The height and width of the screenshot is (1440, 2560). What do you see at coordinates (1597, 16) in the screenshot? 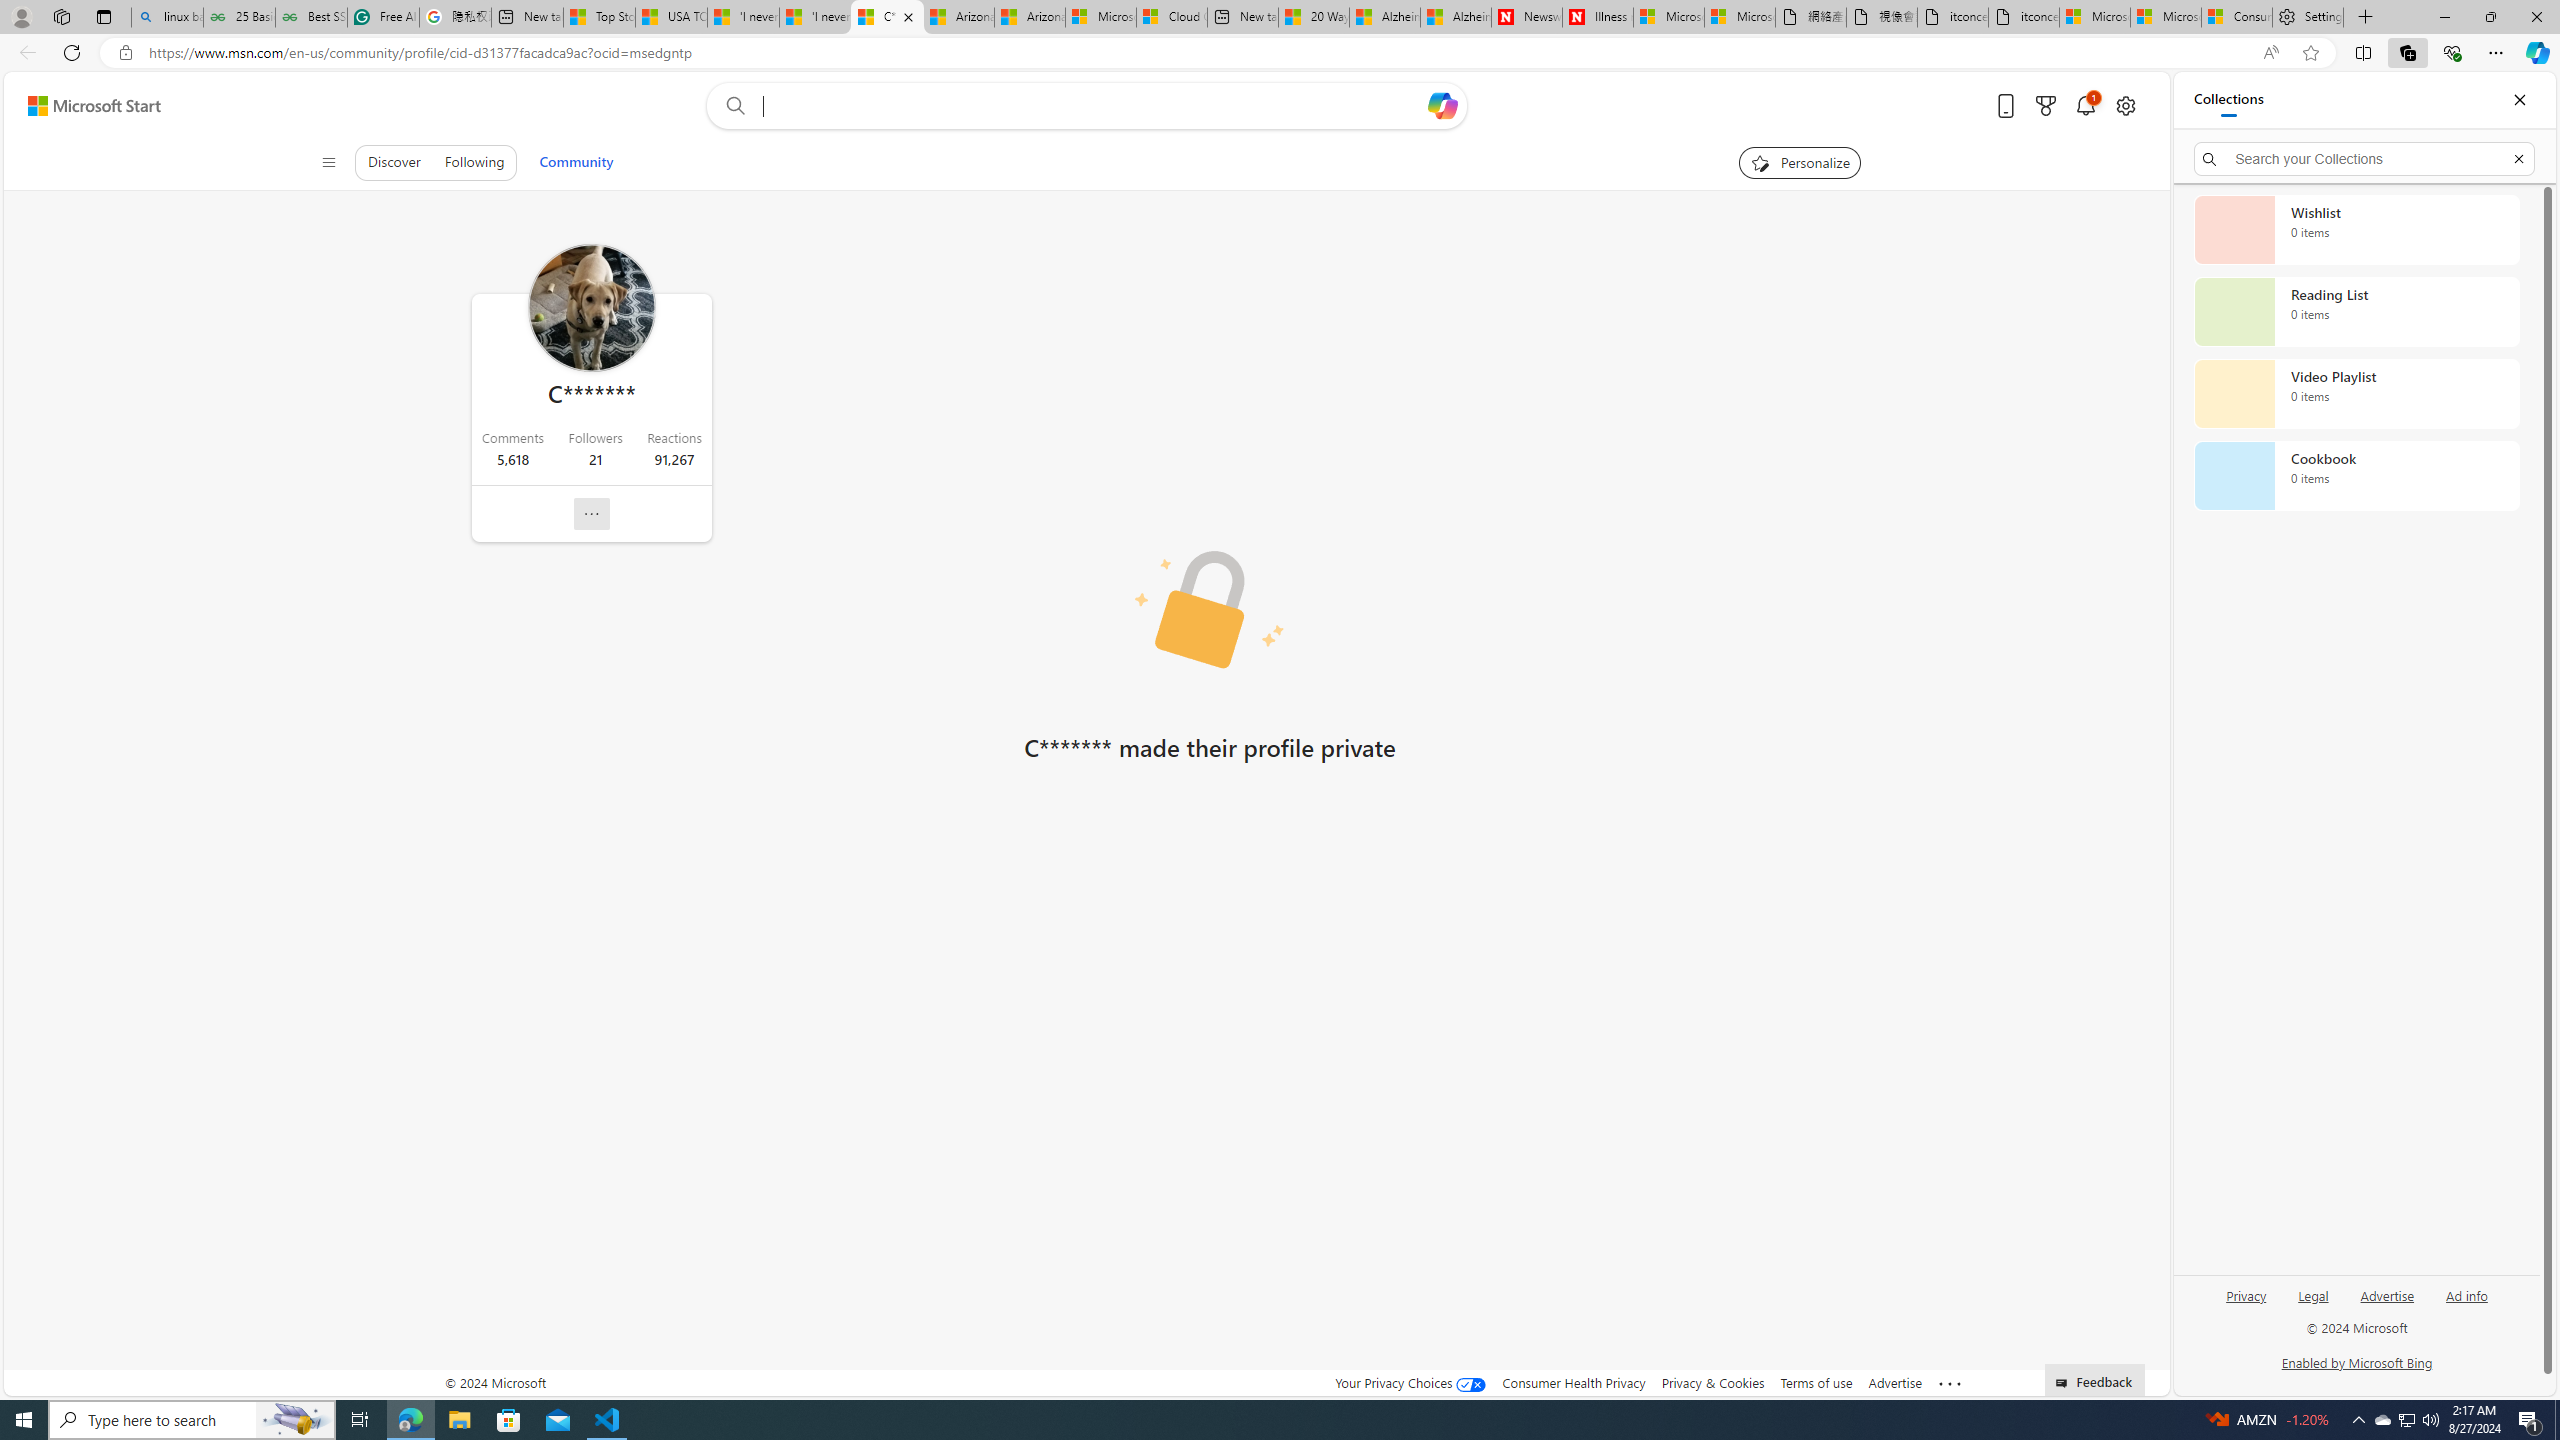
I see `'Illness news & latest pictures from Newsweek.com'` at bounding box center [1597, 16].